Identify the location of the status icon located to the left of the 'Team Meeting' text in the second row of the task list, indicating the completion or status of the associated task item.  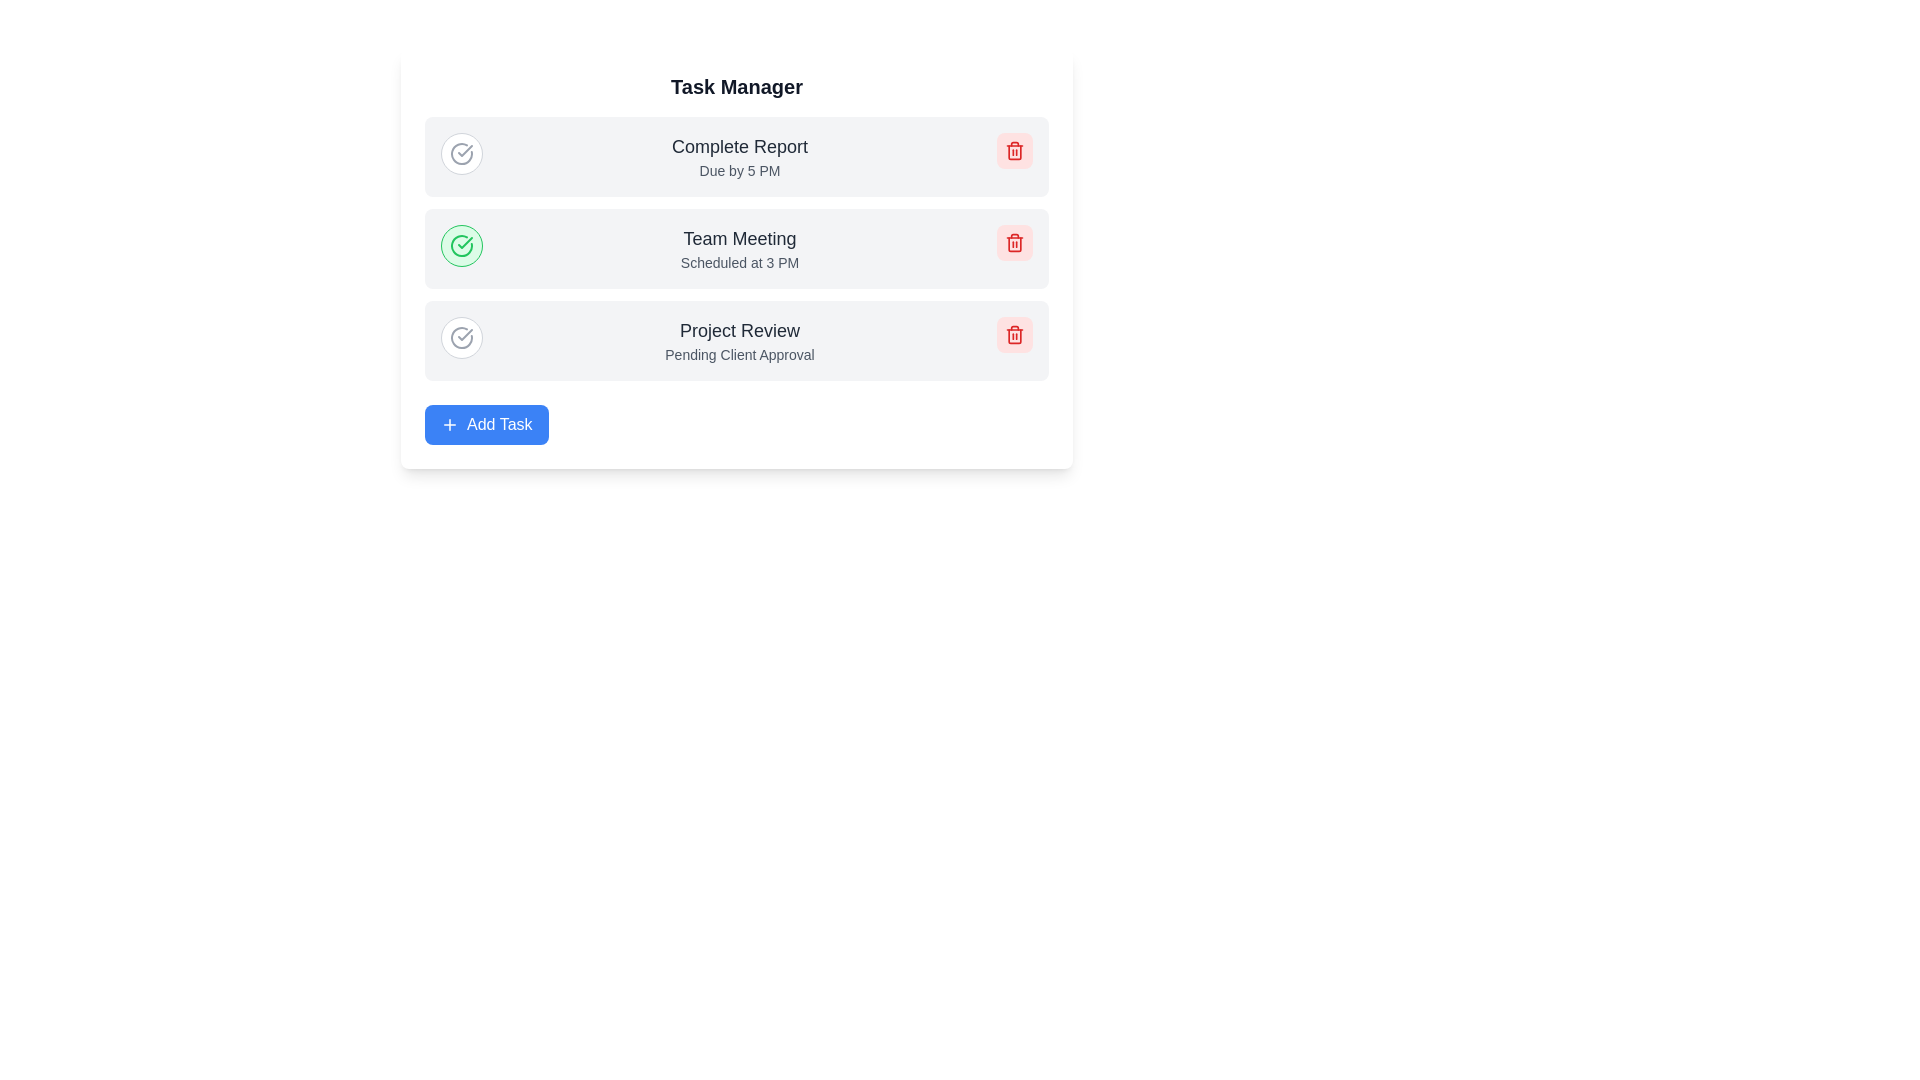
(460, 337).